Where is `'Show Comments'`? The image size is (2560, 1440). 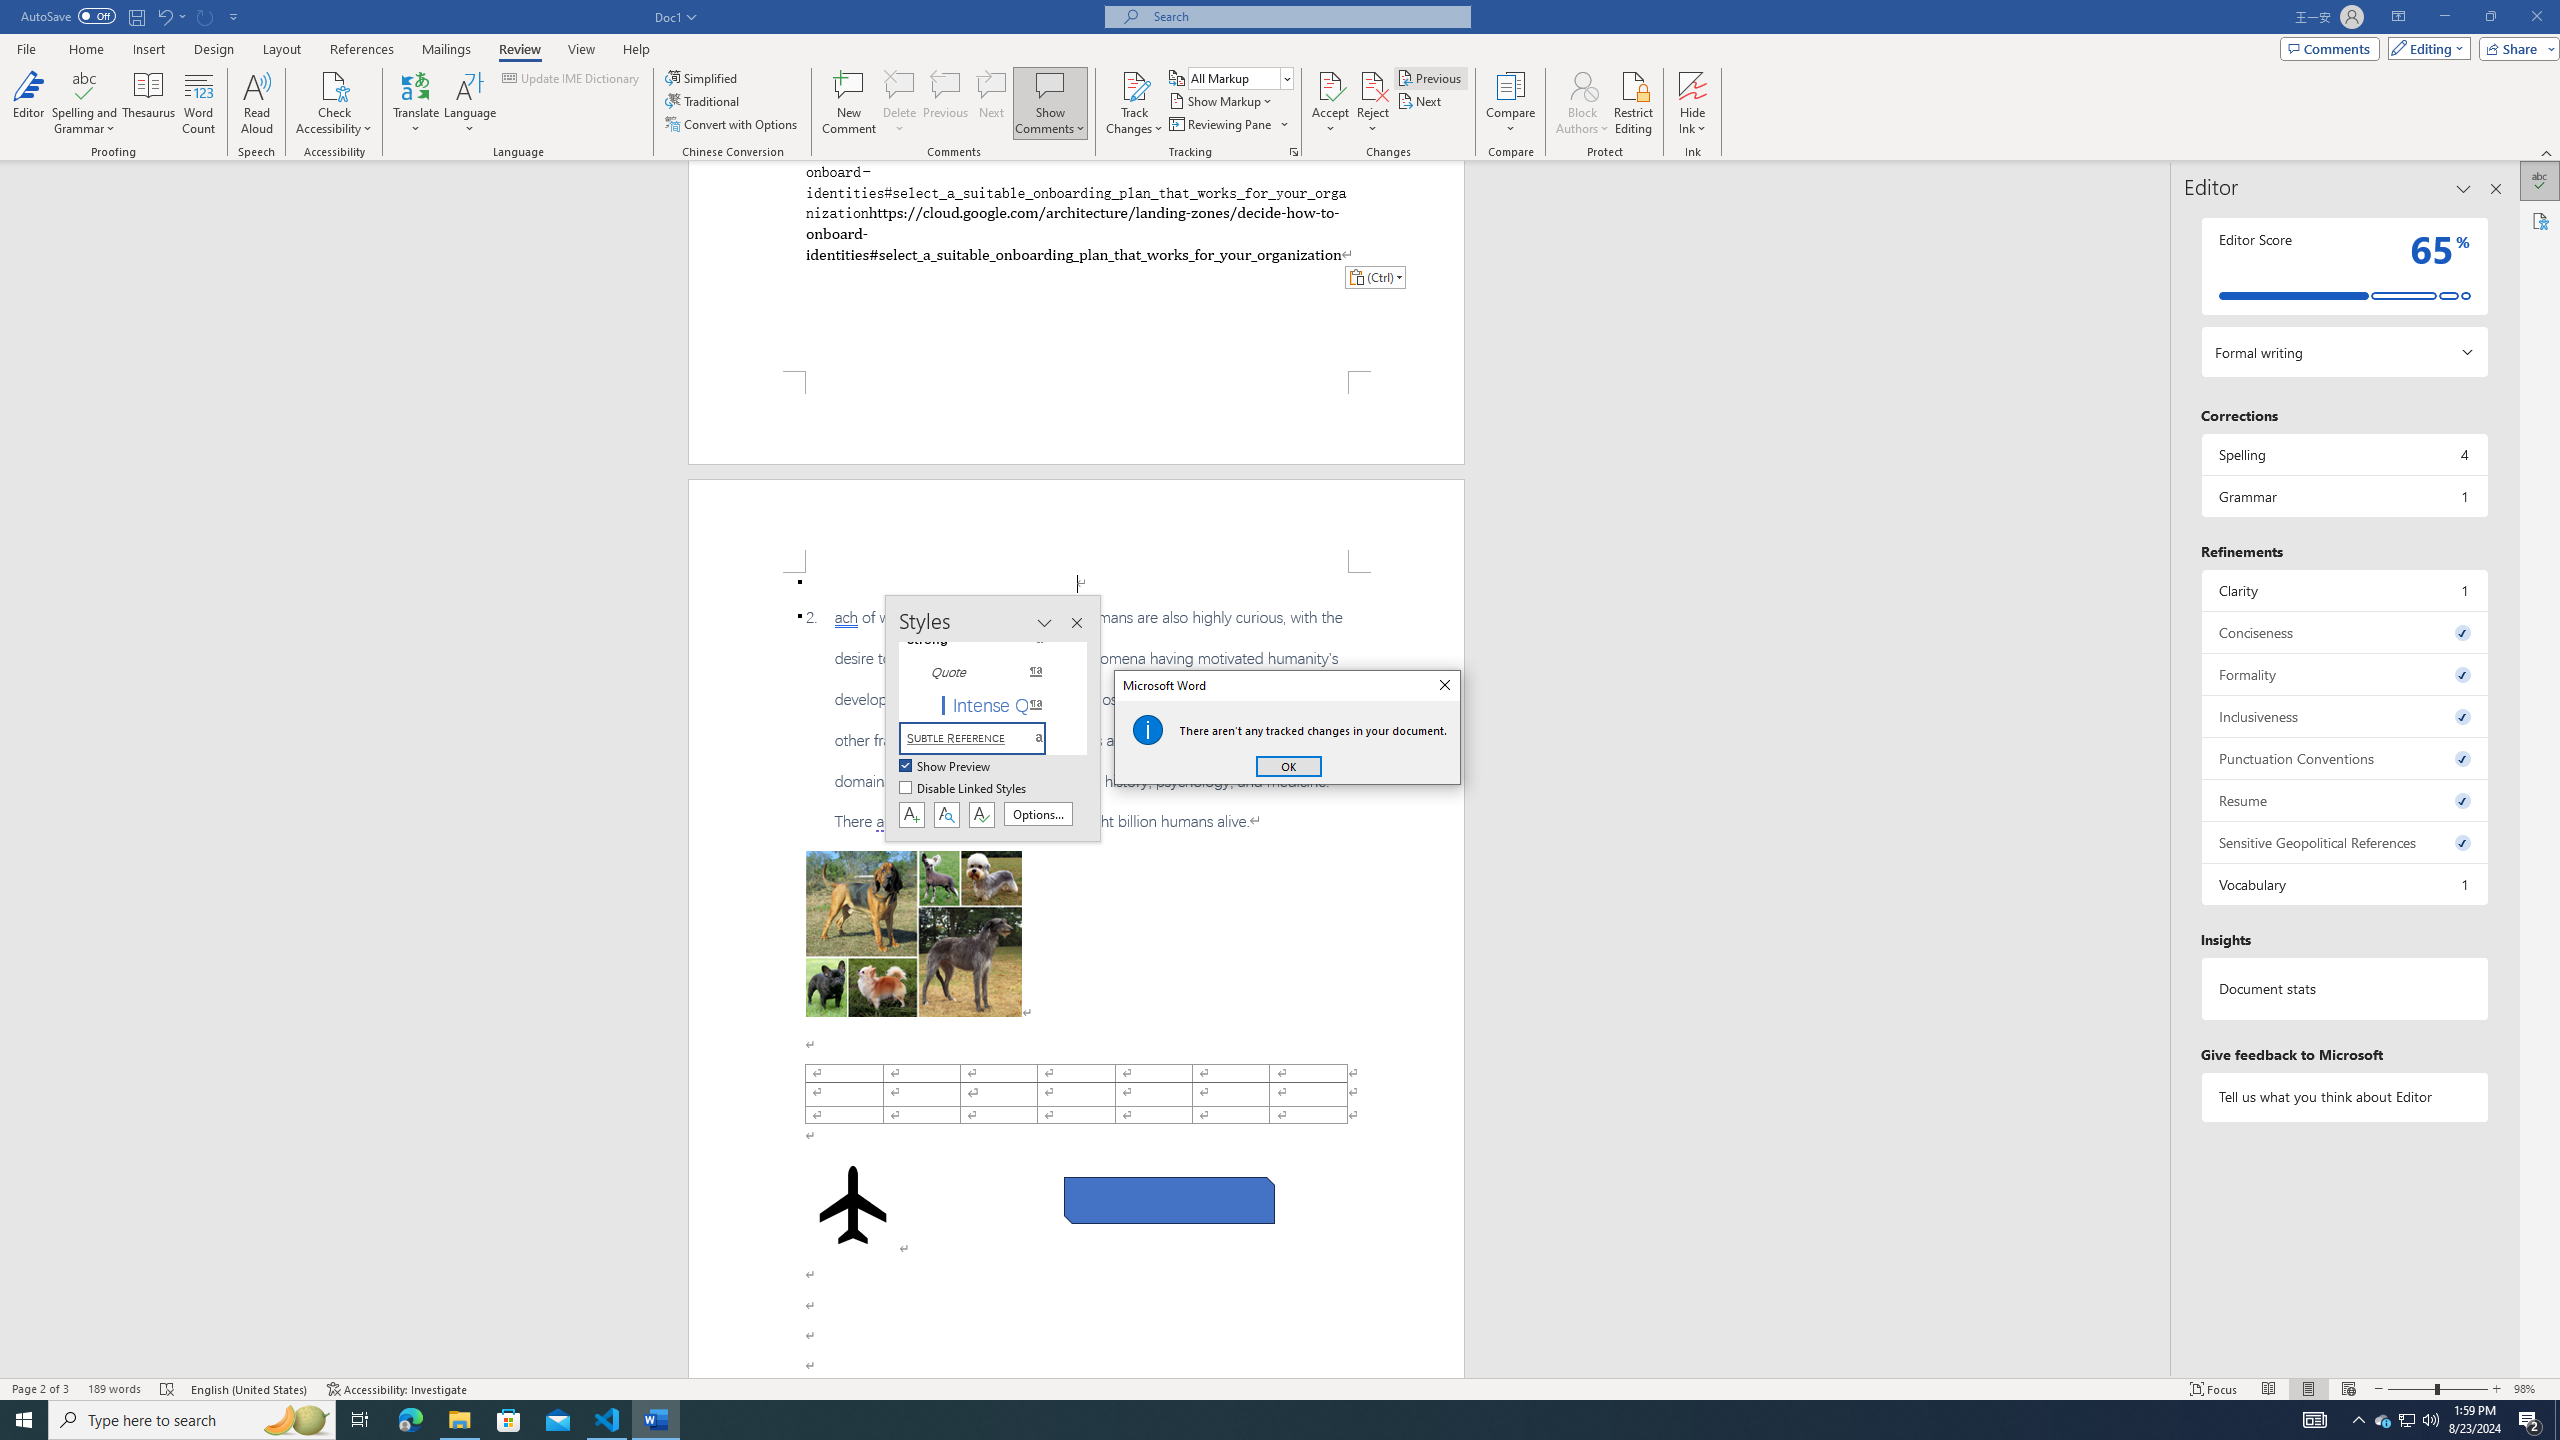 'Show Comments' is located at coordinates (1049, 103).